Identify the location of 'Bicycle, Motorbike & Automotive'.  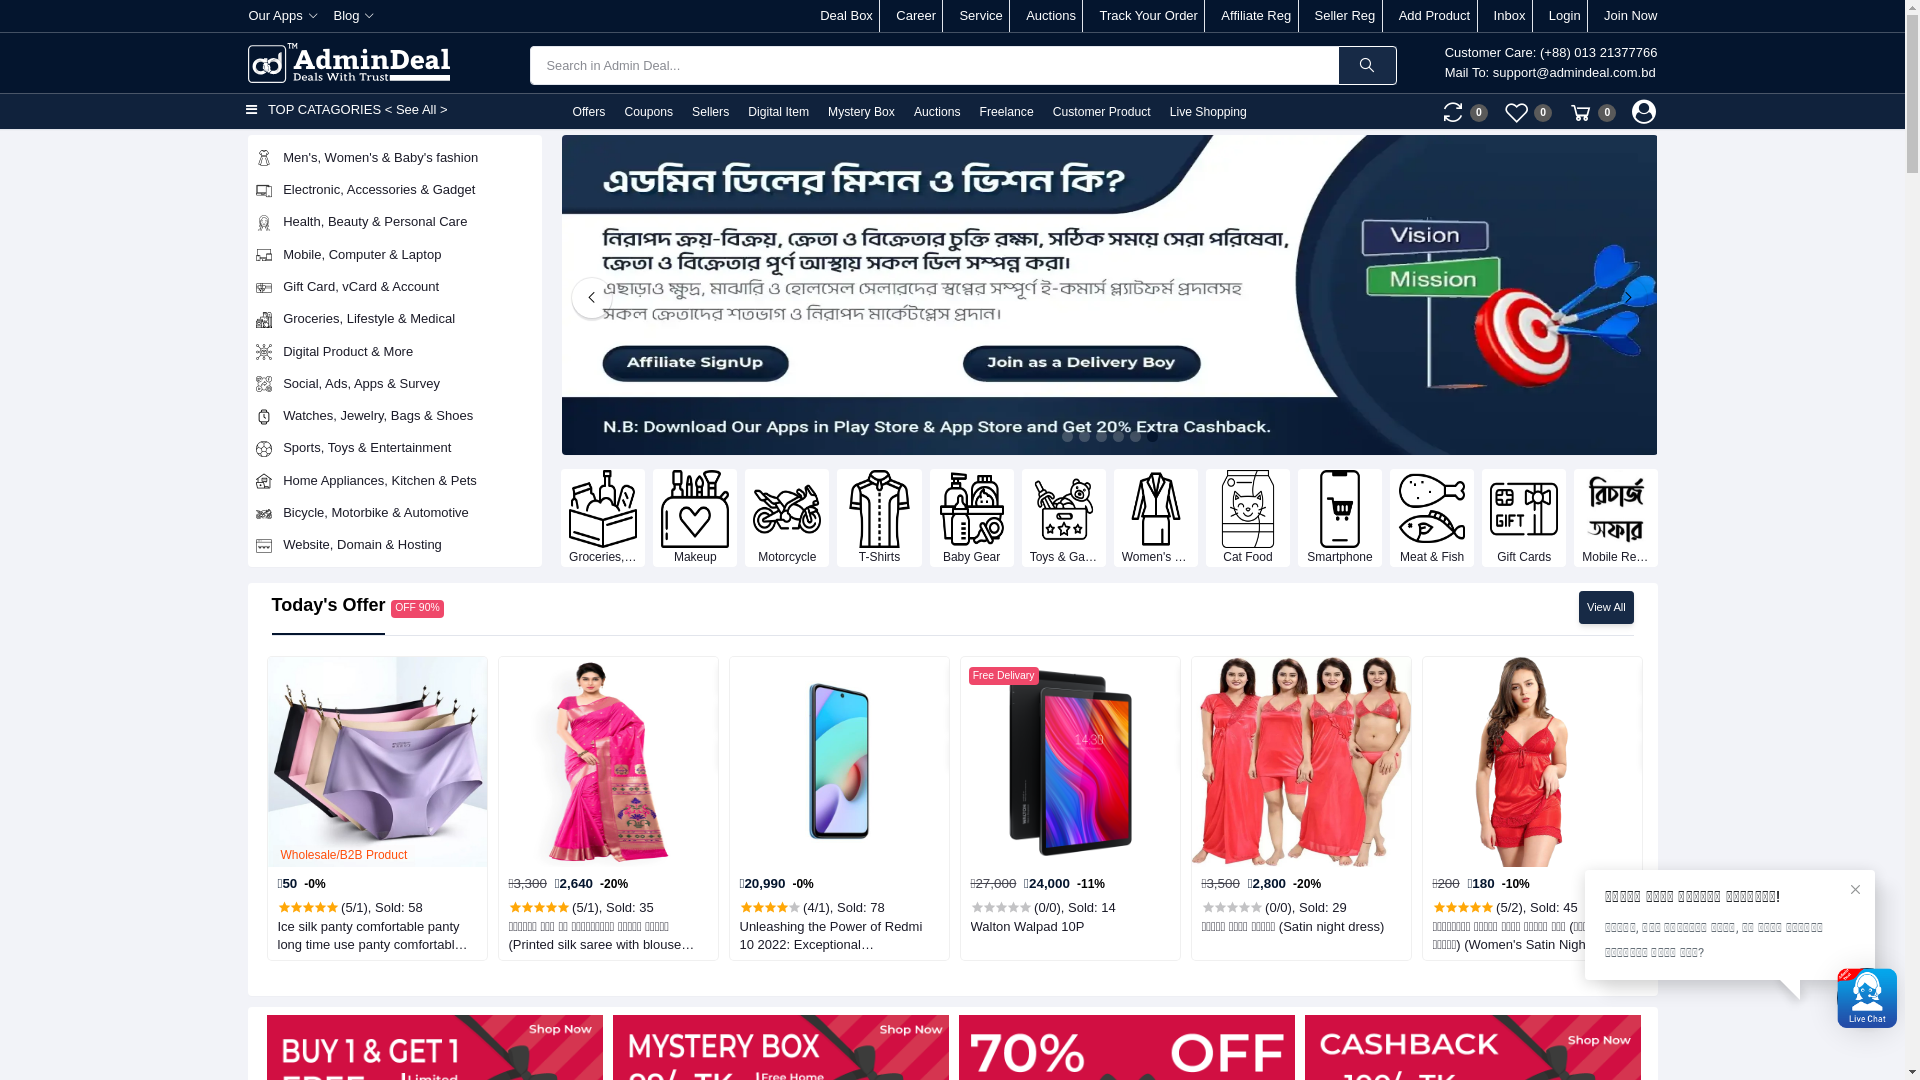
(395, 512).